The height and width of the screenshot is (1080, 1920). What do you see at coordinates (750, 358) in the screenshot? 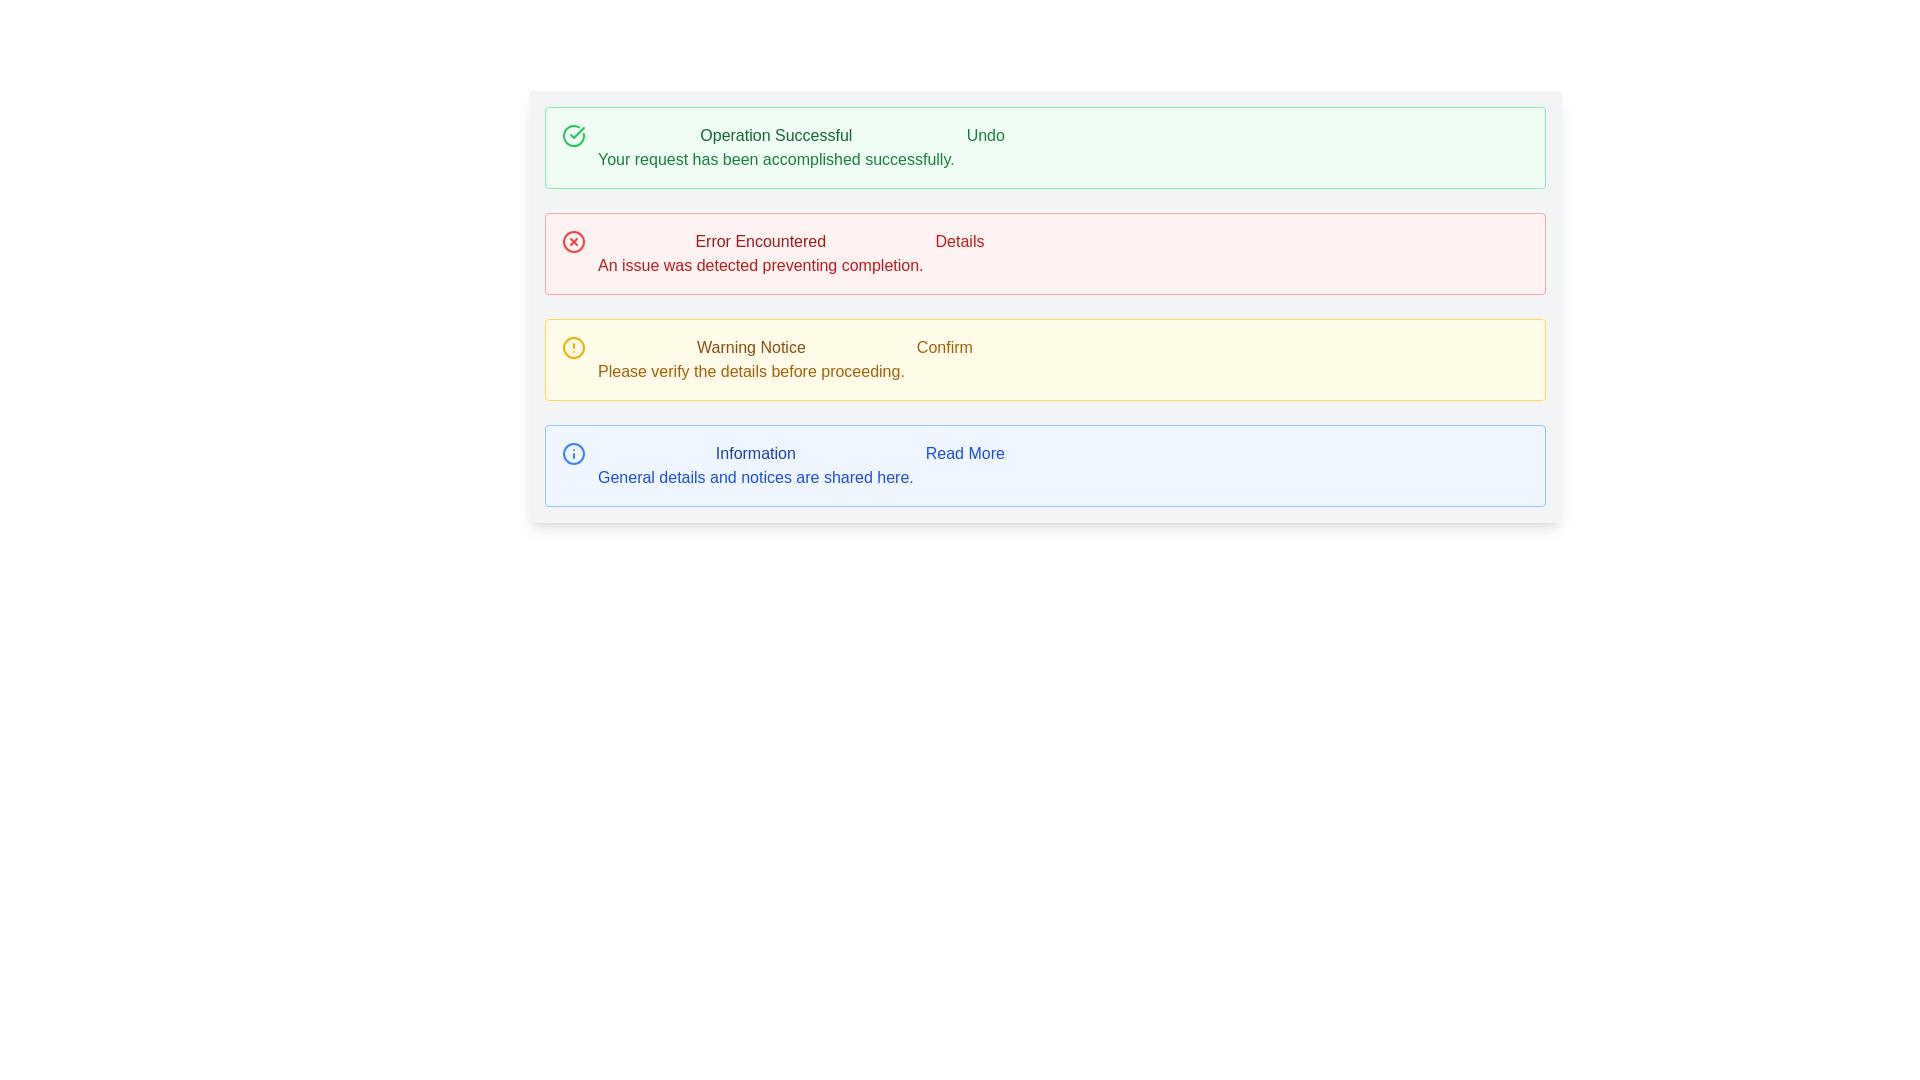
I see `the 'Warning Notice' label that contains a bold 'Warning Notice' and a lighter 'Please verify the details before proceeding.' text, positioned within the third notification card from the top` at bounding box center [750, 358].